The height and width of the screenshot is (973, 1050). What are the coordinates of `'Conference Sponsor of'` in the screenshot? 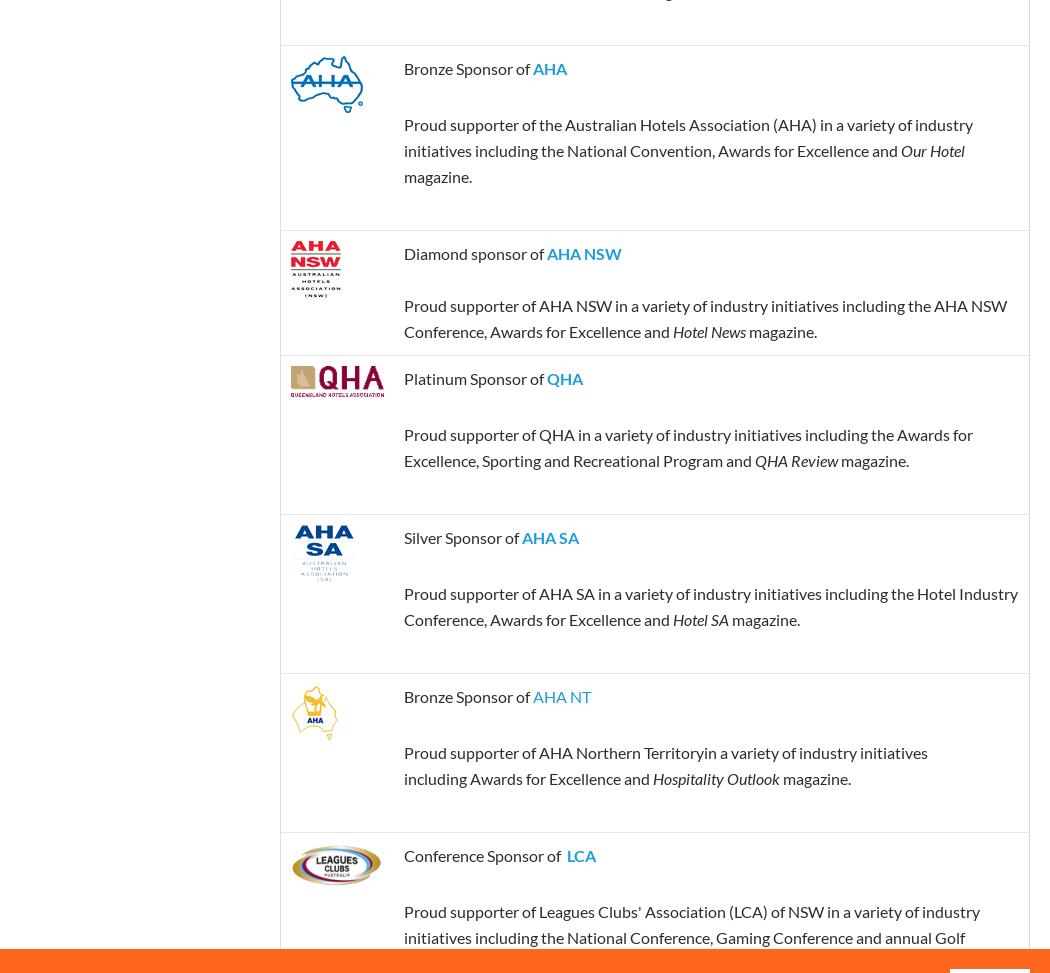 It's located at (484, 854).